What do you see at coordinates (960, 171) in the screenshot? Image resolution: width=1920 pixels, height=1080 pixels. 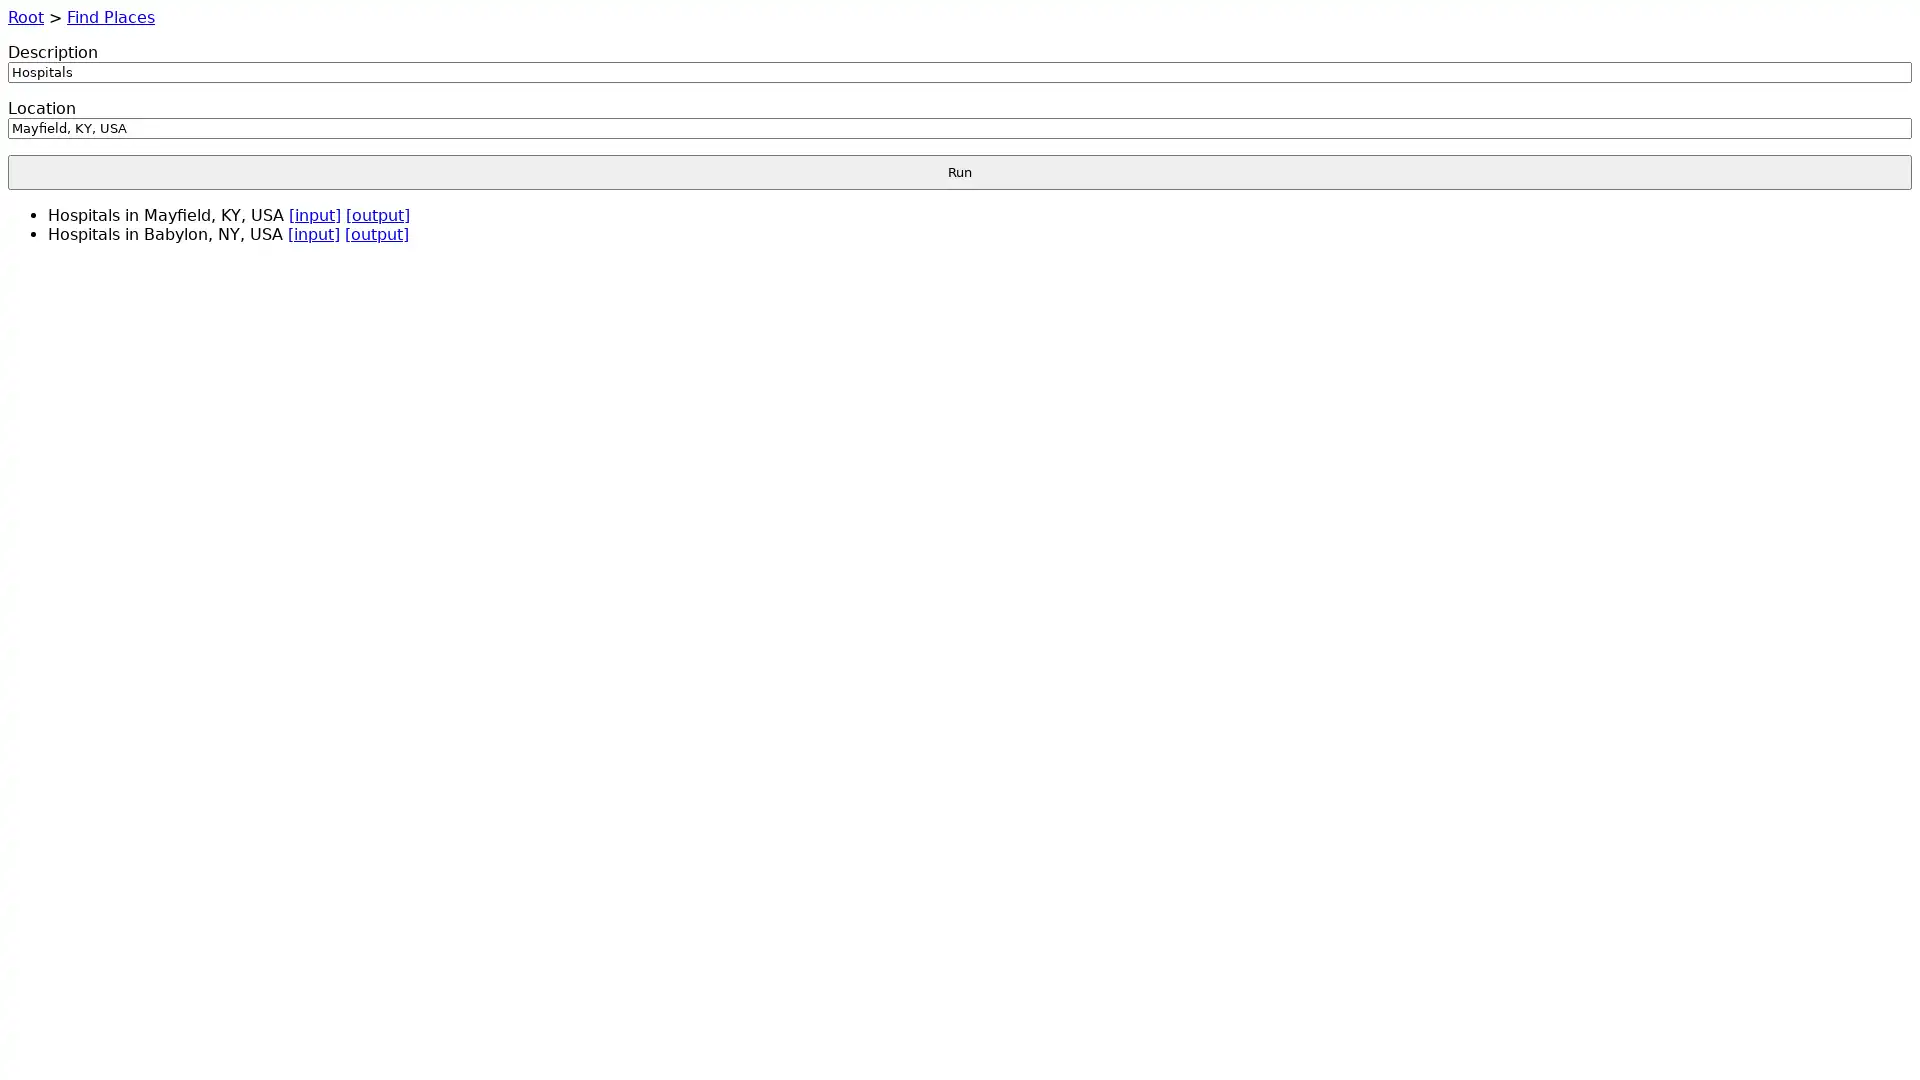 I see `Run` at bounding box center [960, 171].